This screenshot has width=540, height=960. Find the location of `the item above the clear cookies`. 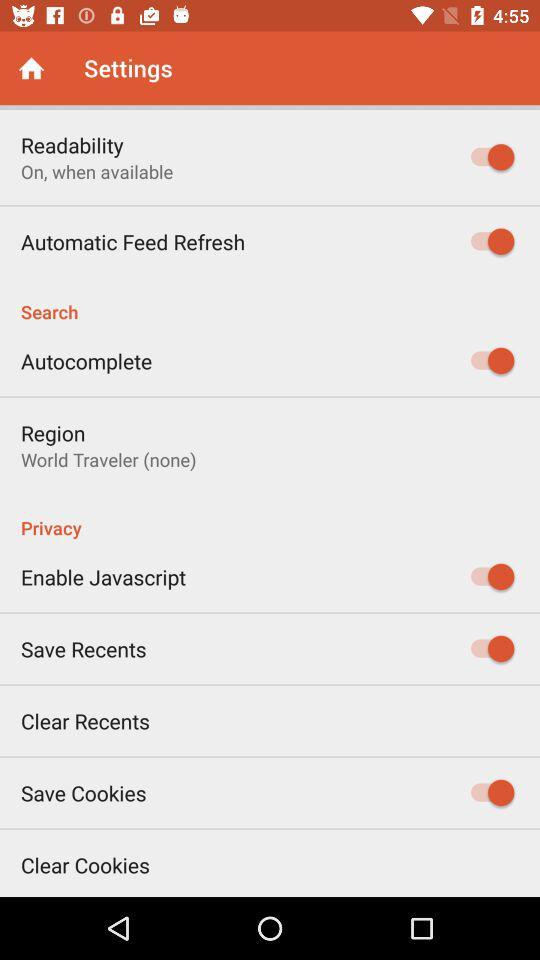

the item above the clear cookies is located at coordinates (82, 793).